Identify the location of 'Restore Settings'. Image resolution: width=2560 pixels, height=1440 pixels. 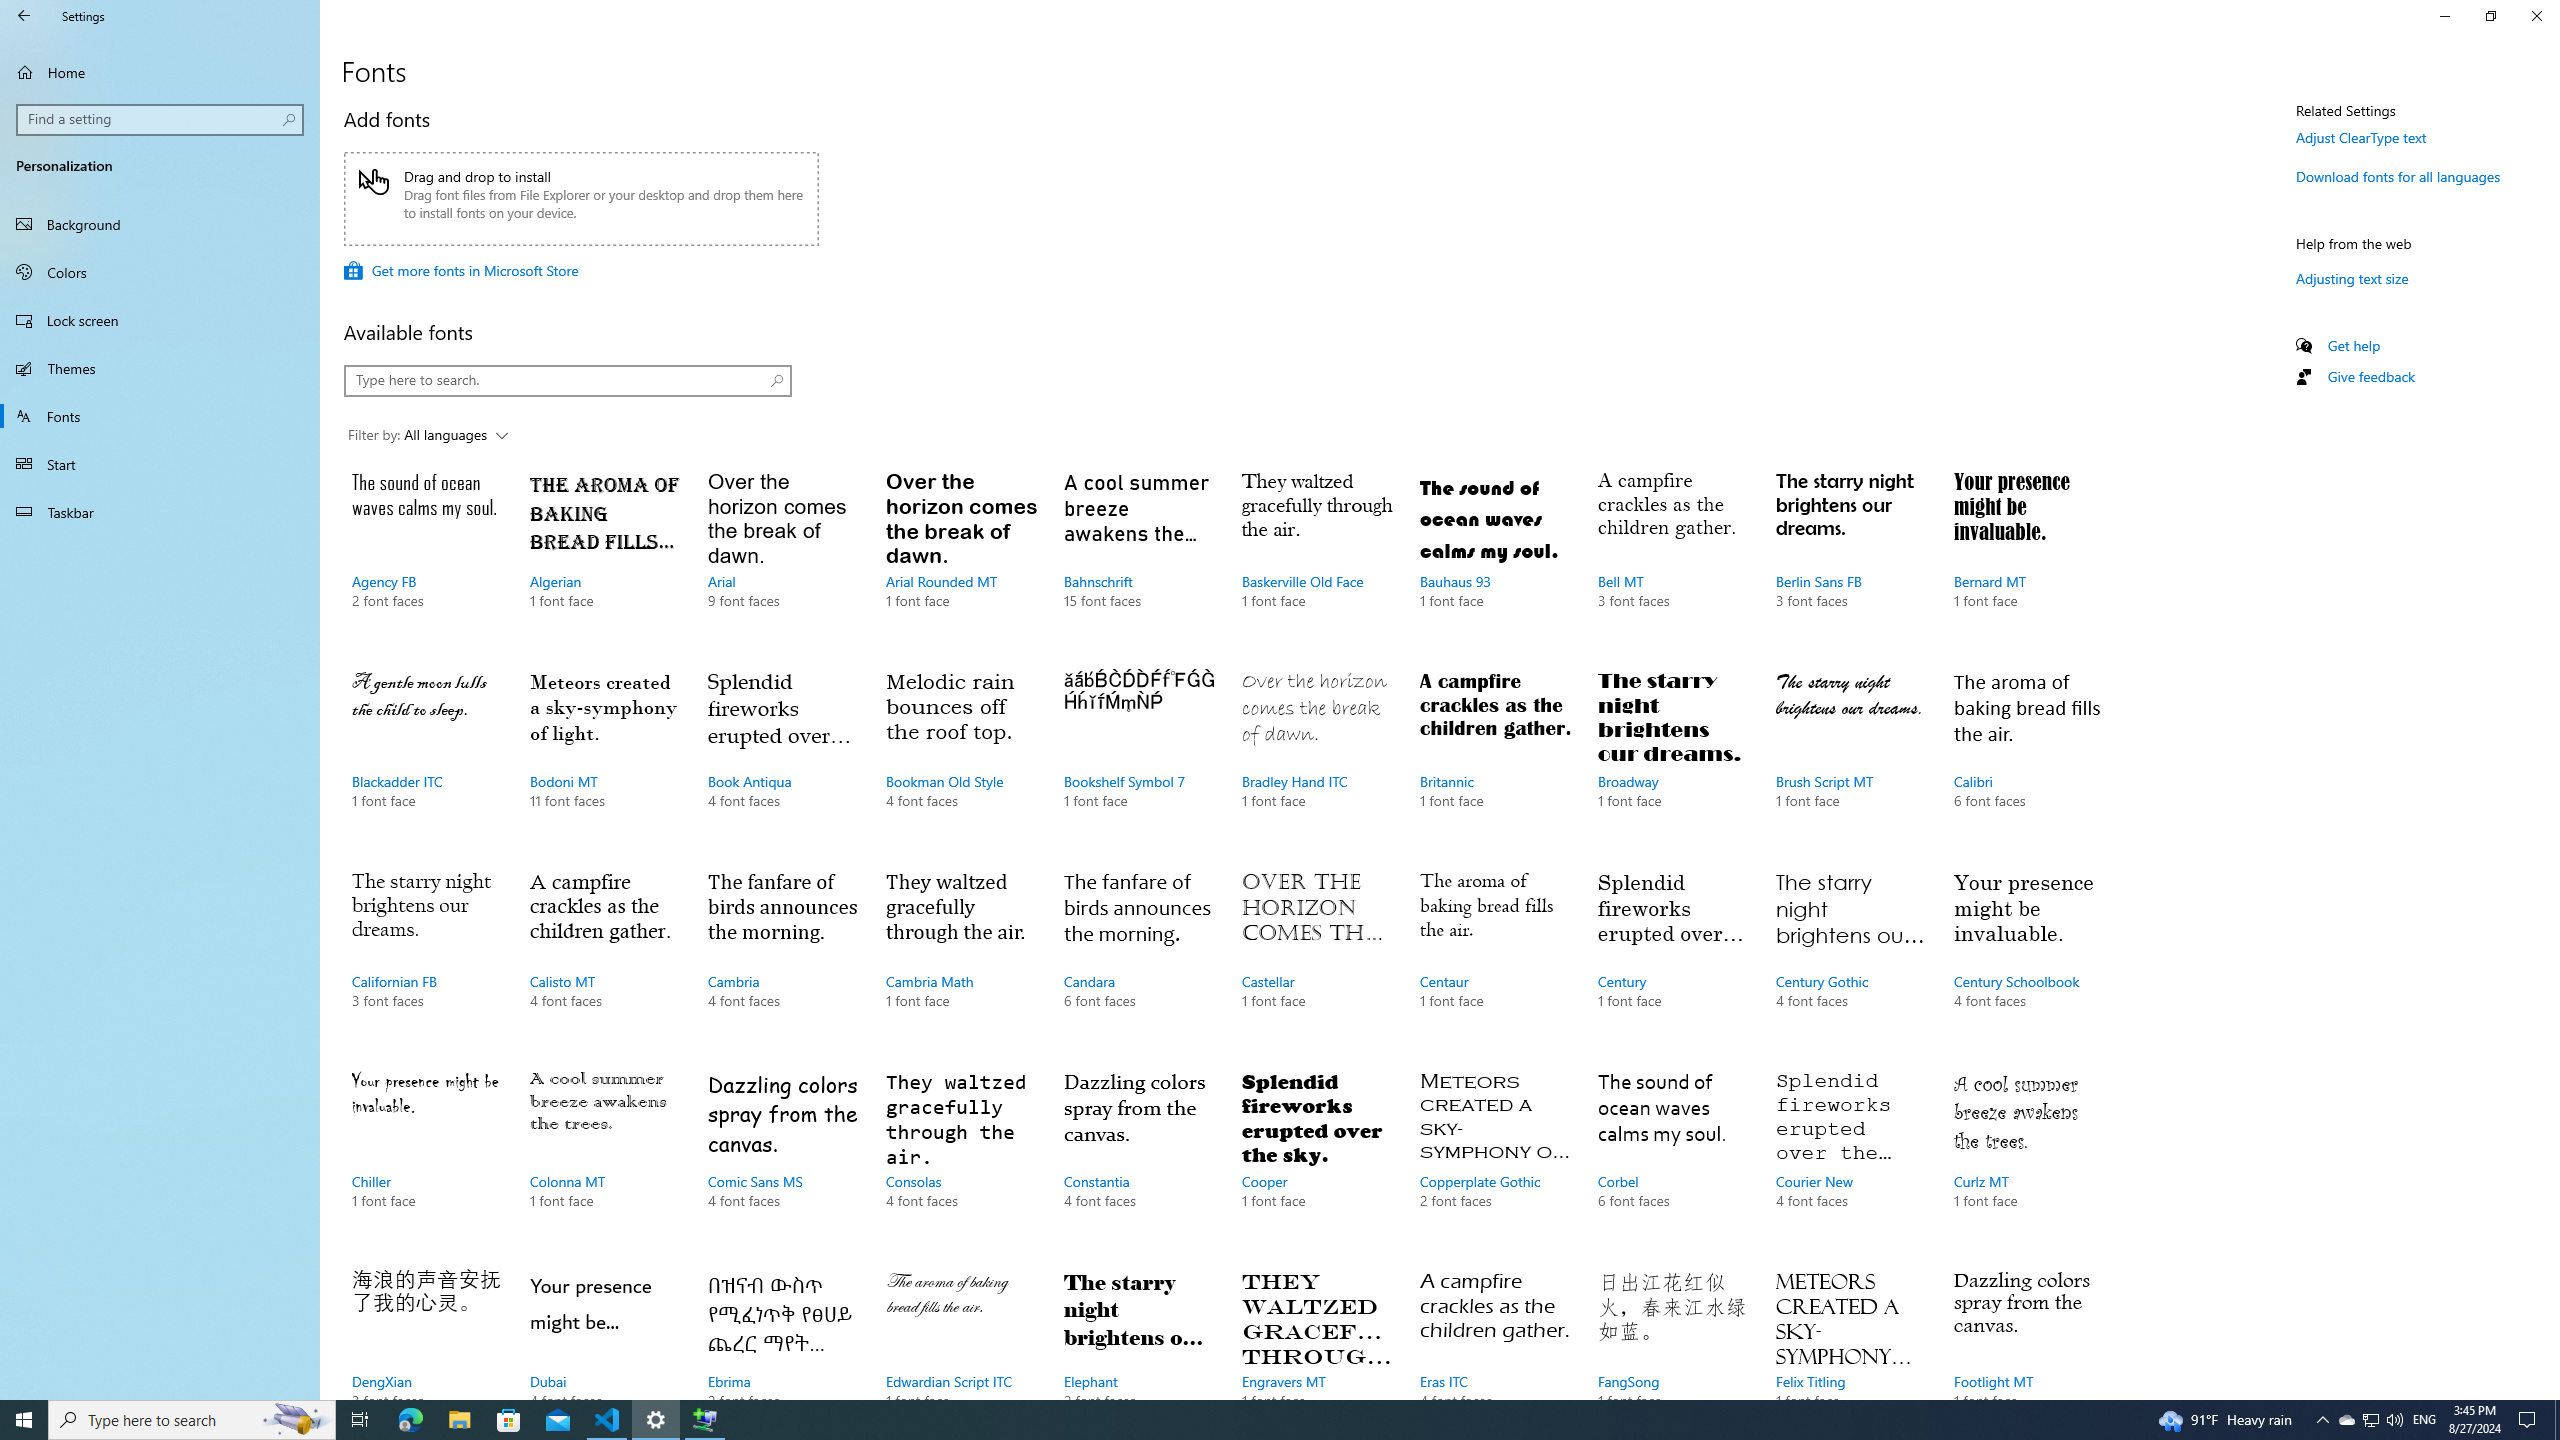
(2490, 15).